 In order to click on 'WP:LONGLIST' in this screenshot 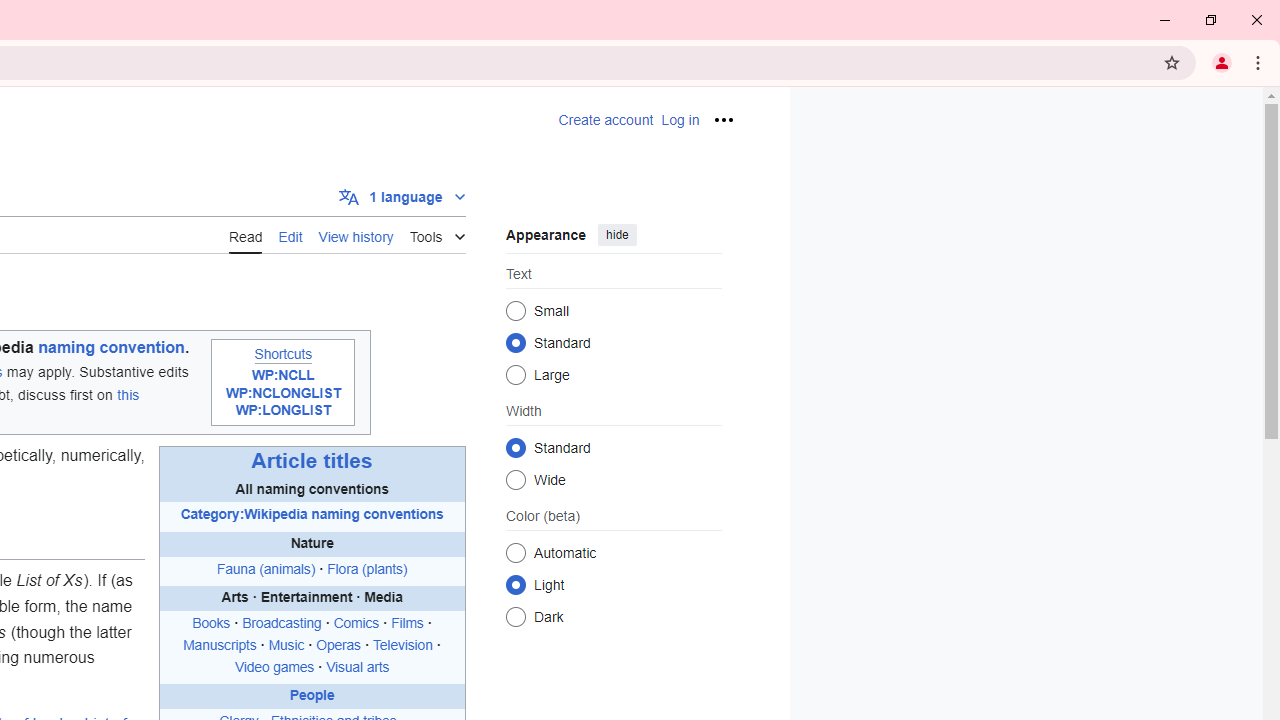, I will do `click(282, 410)`.